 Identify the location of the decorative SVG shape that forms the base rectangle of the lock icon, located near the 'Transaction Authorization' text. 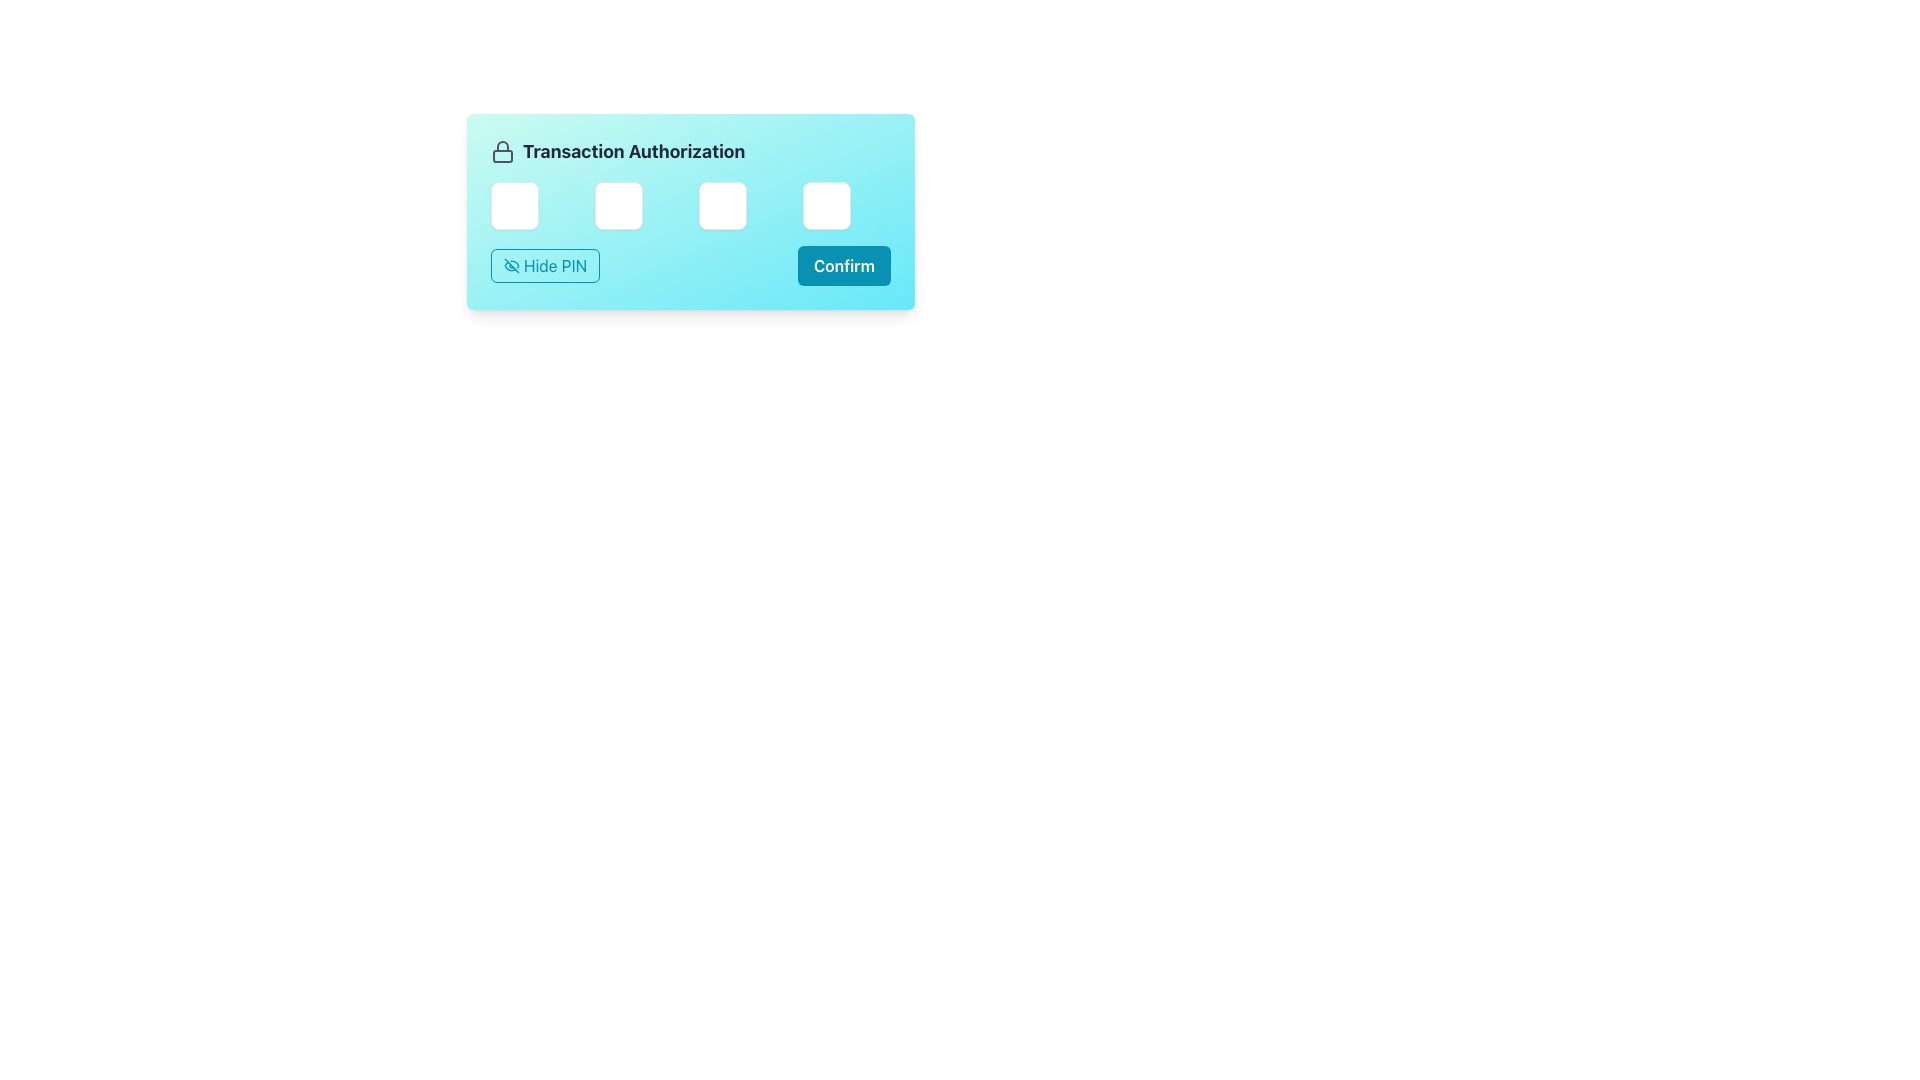
(503, 155).